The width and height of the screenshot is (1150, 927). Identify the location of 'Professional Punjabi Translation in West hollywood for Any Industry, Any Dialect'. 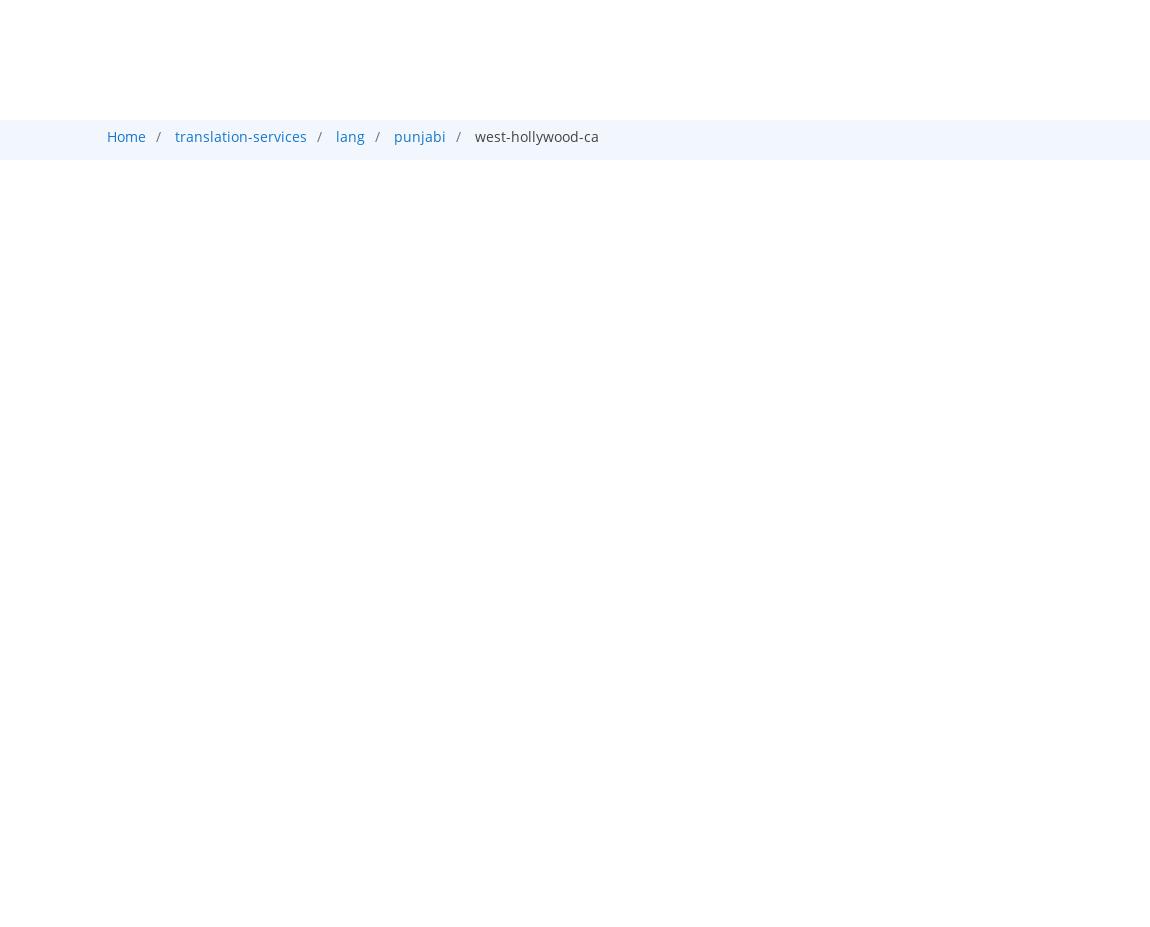
(573, 214).